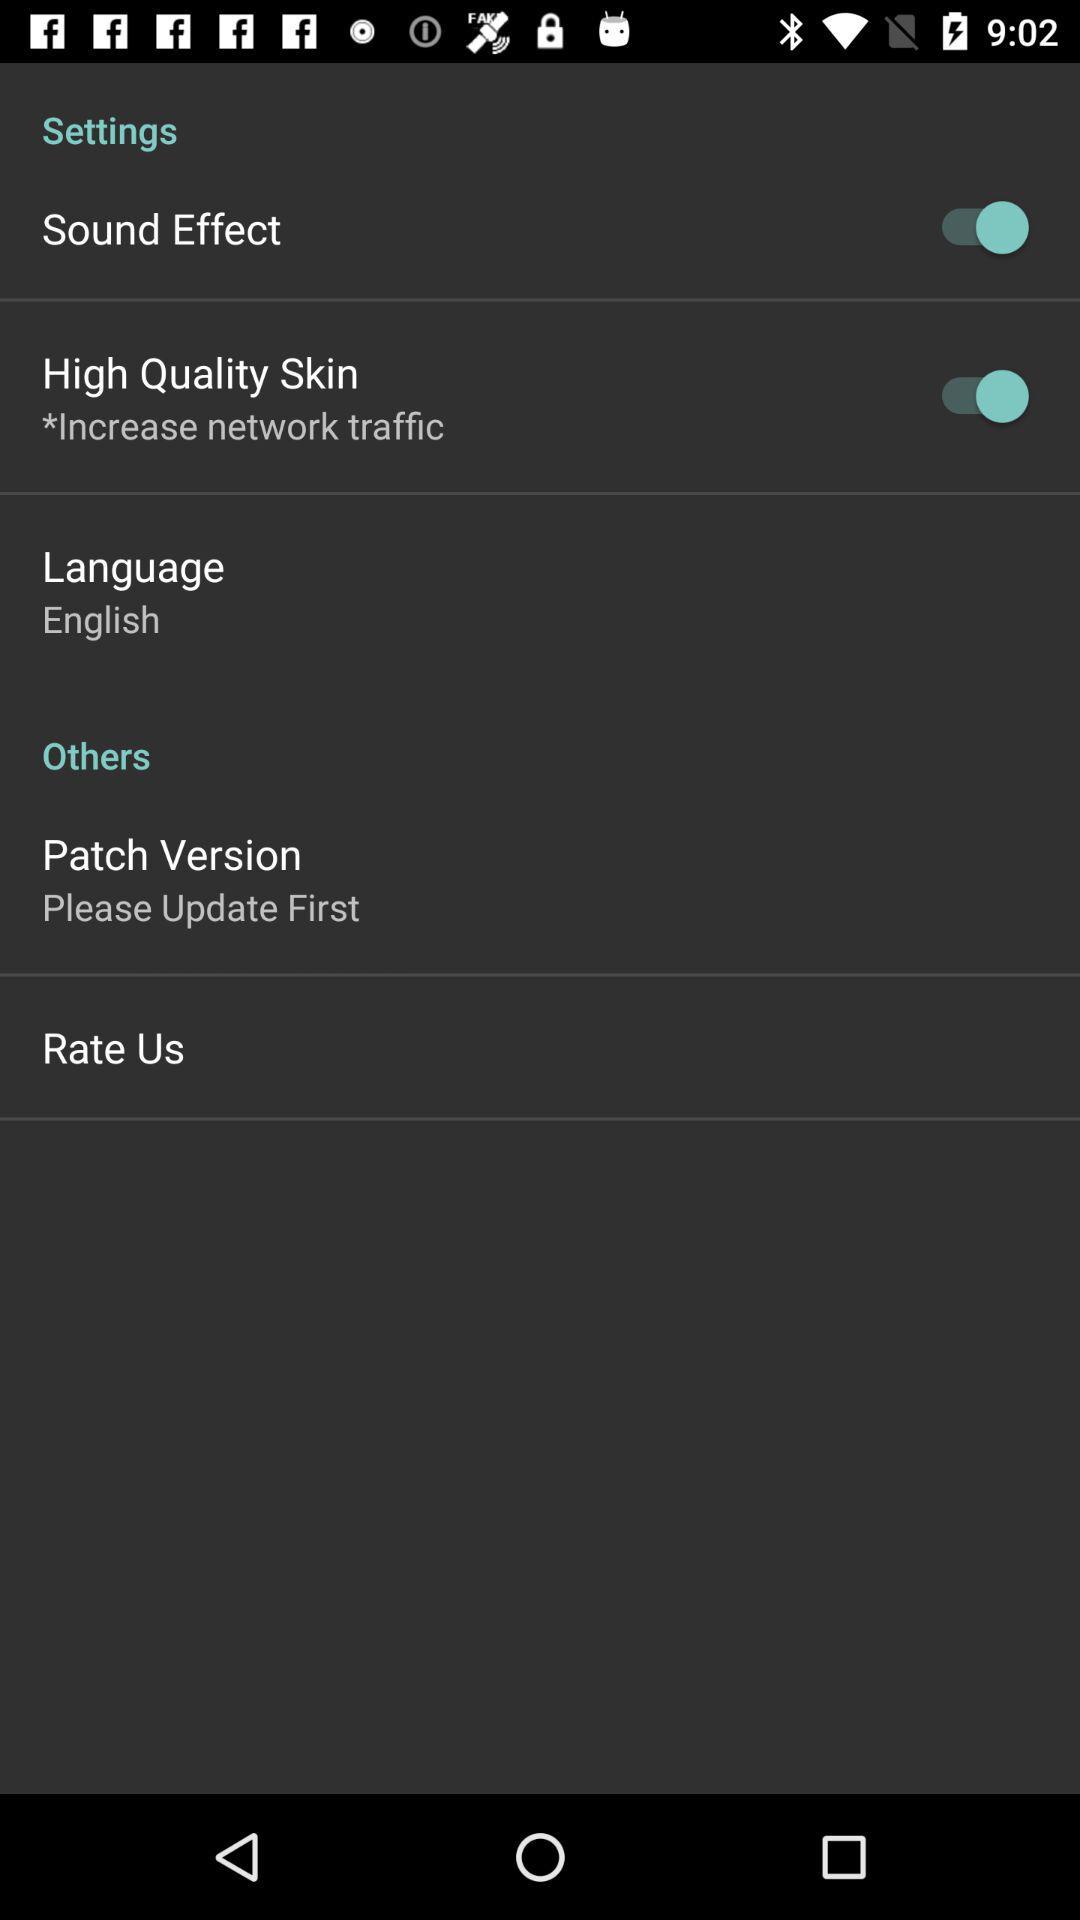 The image size is (1080, 1920). What do you see at coordinates (200, 905) in the screenshot?
I see `the app below patch version item` at bounding box center [200, 905].